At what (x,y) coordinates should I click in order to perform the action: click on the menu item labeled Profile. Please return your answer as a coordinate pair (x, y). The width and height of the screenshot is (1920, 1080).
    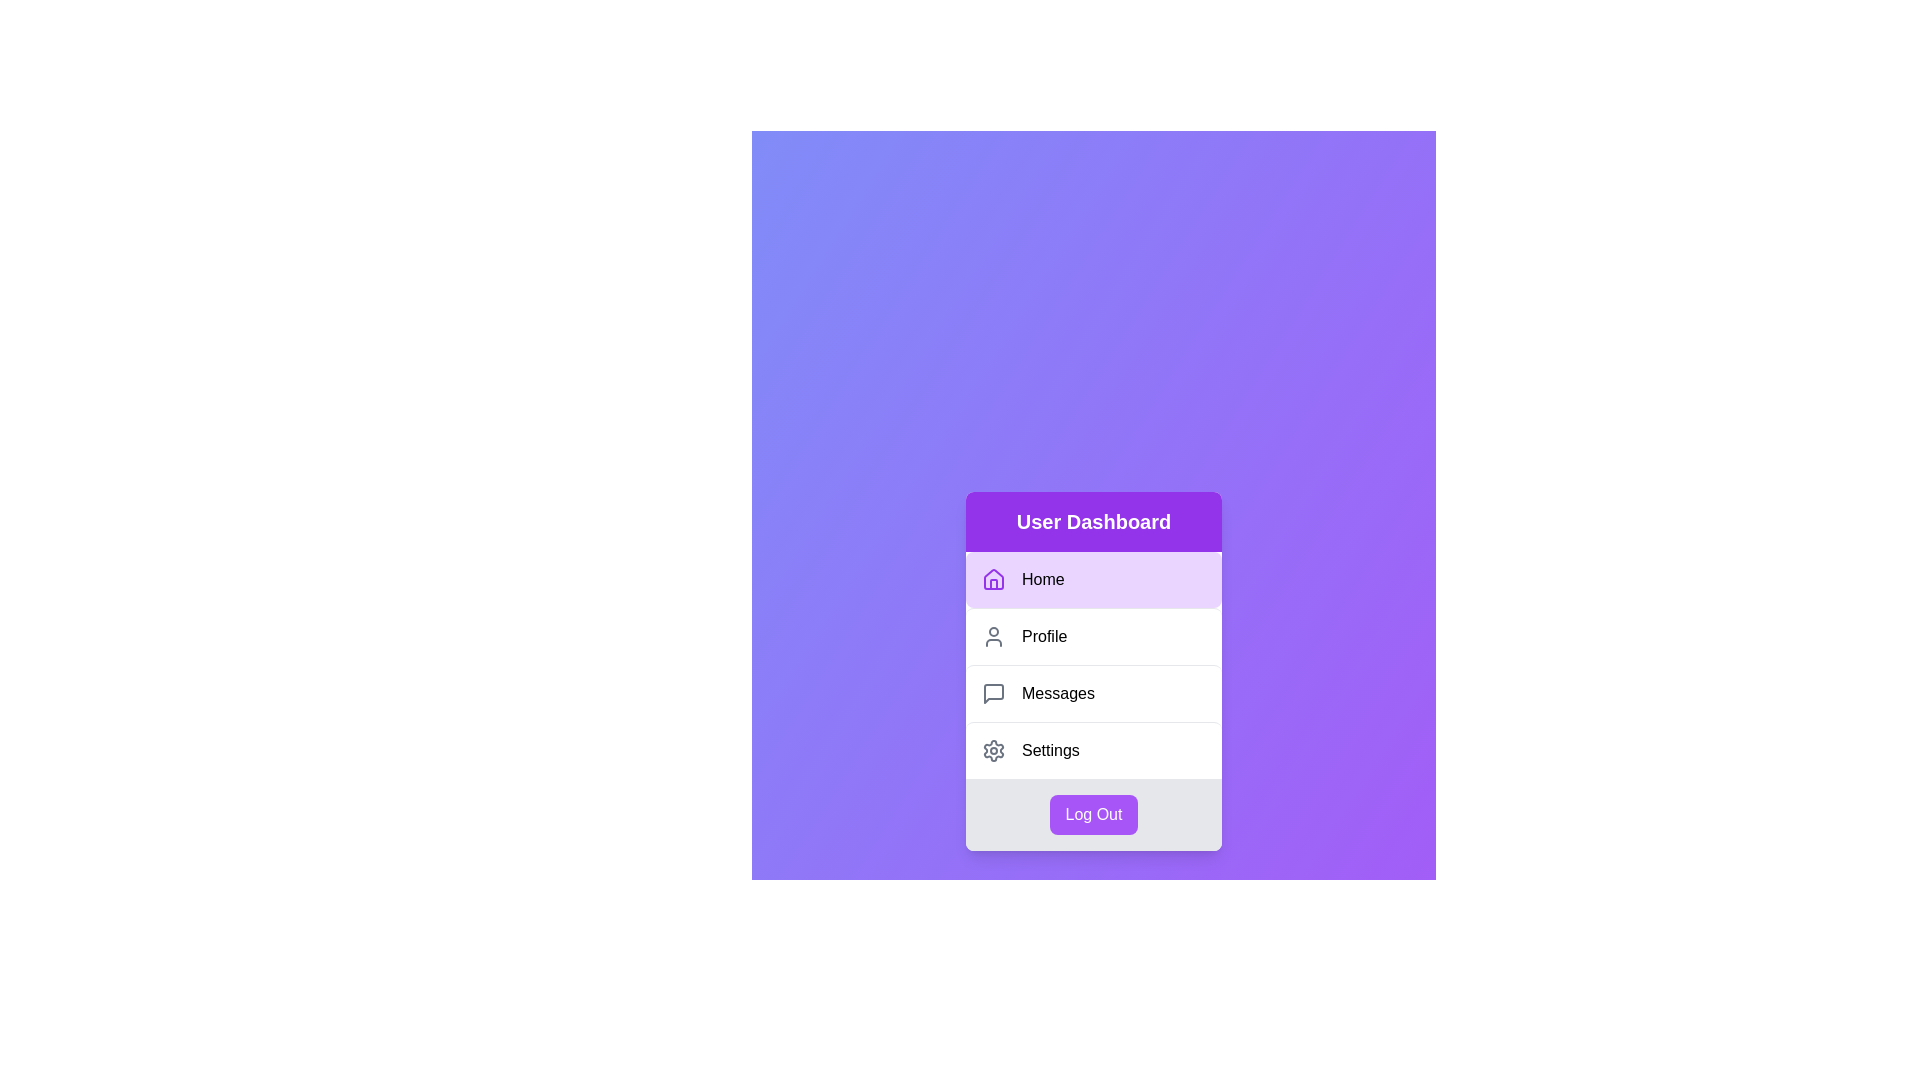
    Looking at the image, I should click on (1093, 636).